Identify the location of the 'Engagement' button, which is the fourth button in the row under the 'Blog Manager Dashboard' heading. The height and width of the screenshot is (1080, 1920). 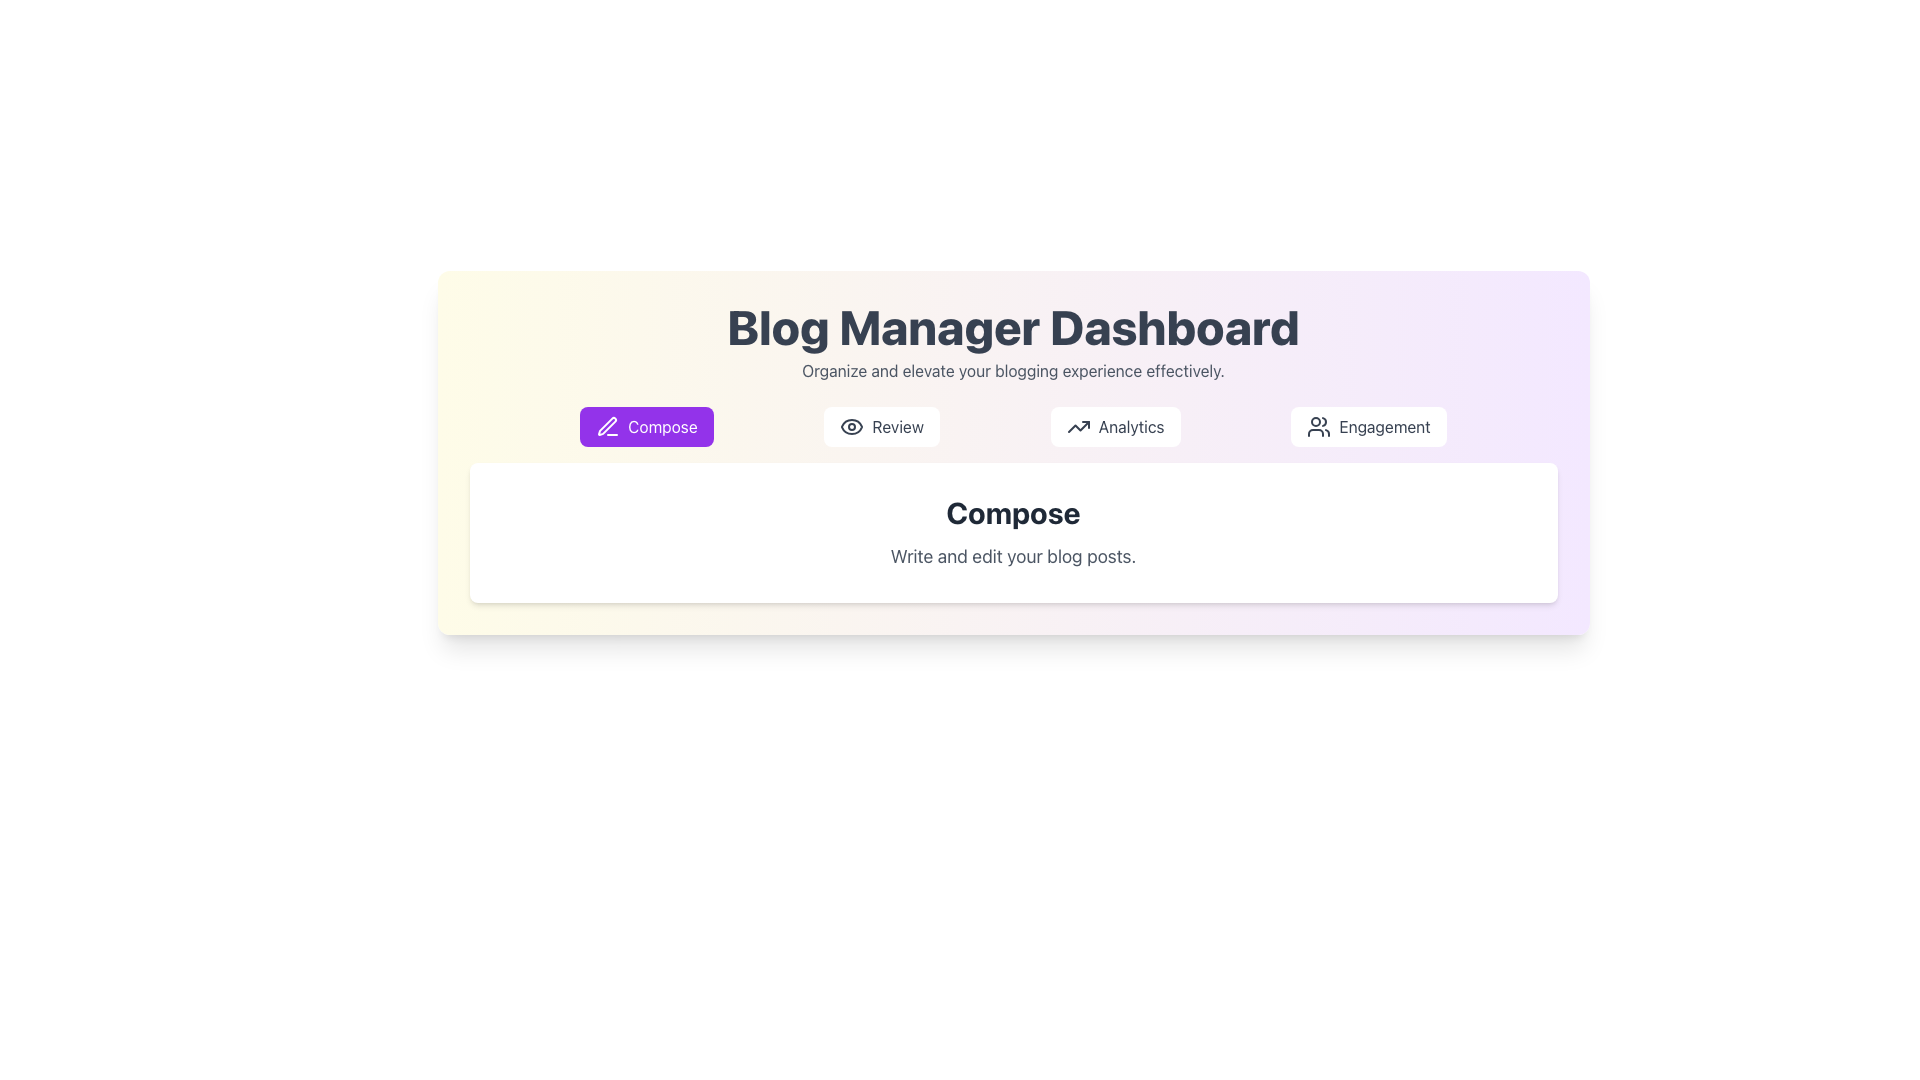
(1367, 426).